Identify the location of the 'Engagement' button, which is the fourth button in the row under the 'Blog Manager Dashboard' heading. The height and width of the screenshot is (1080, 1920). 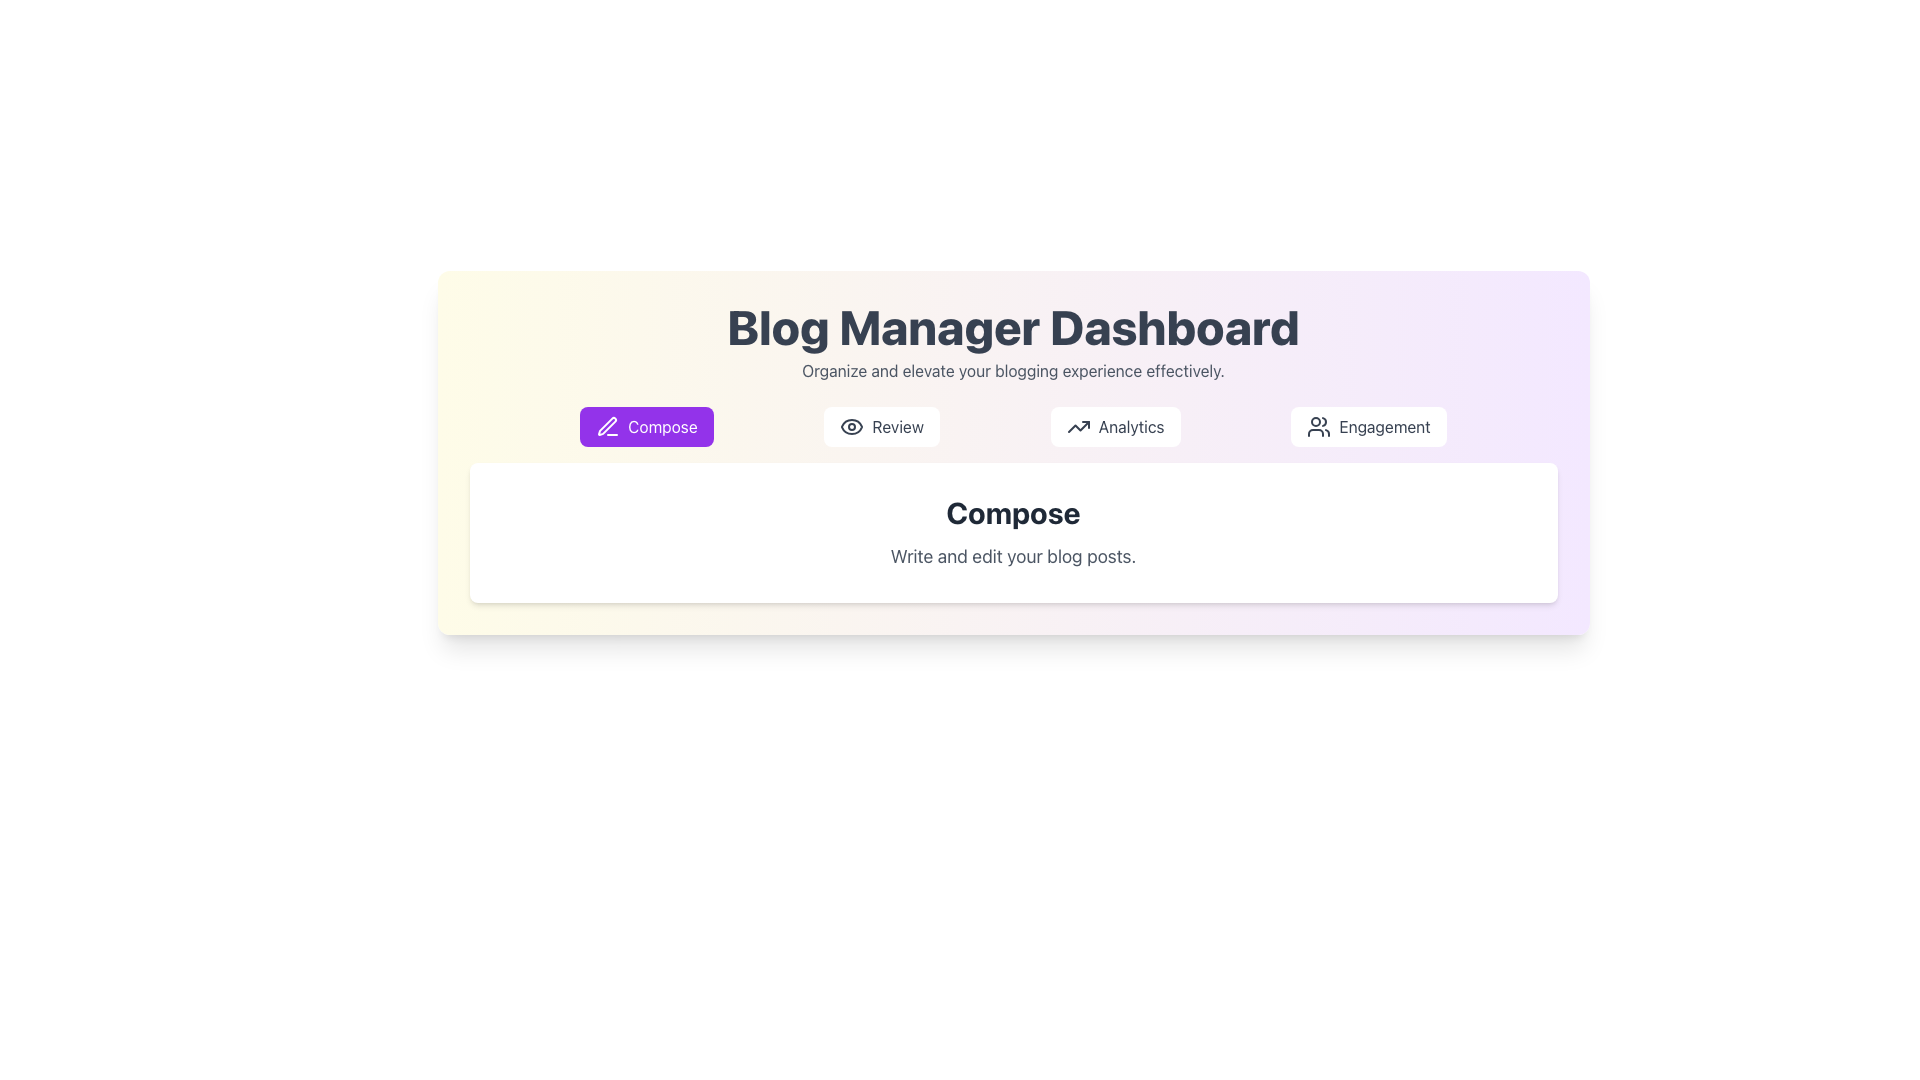
(1367, 426).